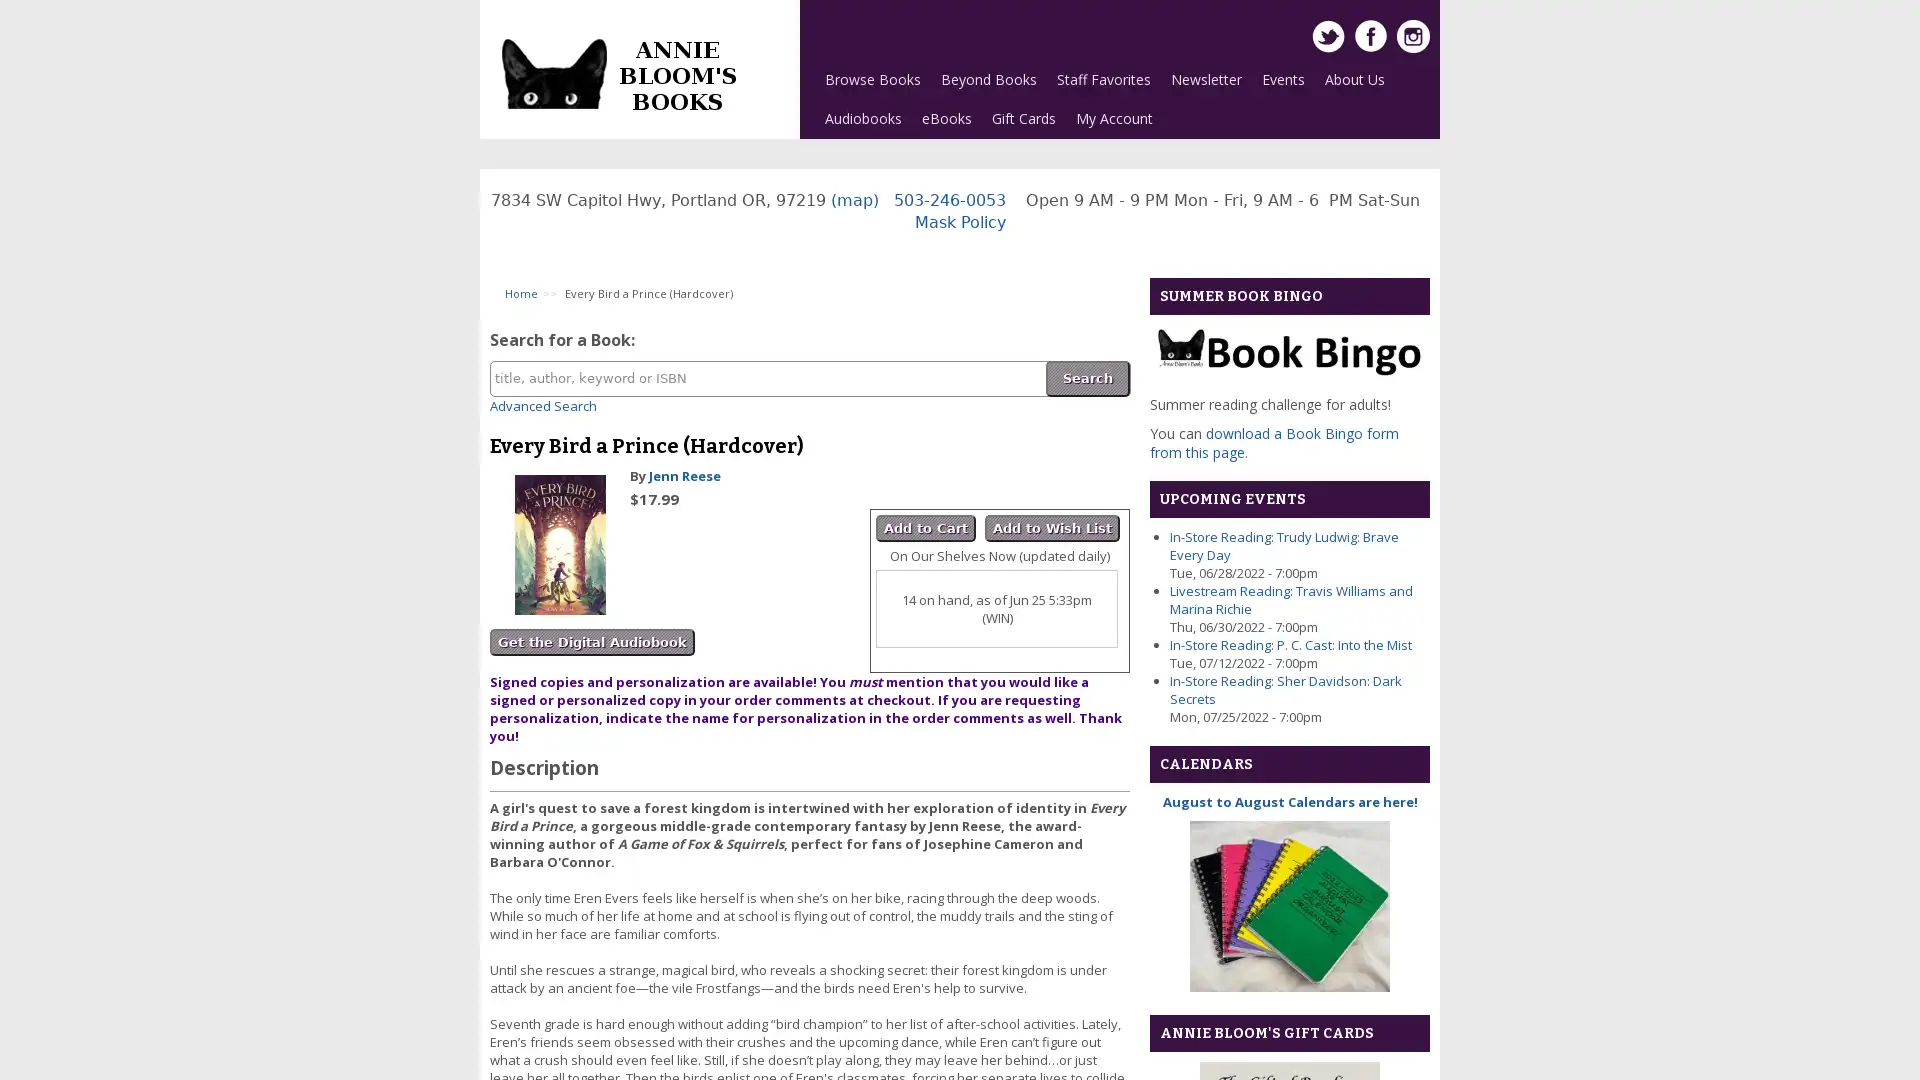 Image resolution: width=1920 pixels, height=1080 pixels. Describe the element at coordinates (591, 642) in the screenshot. I see `Get the Digital Audiobook` at that location.